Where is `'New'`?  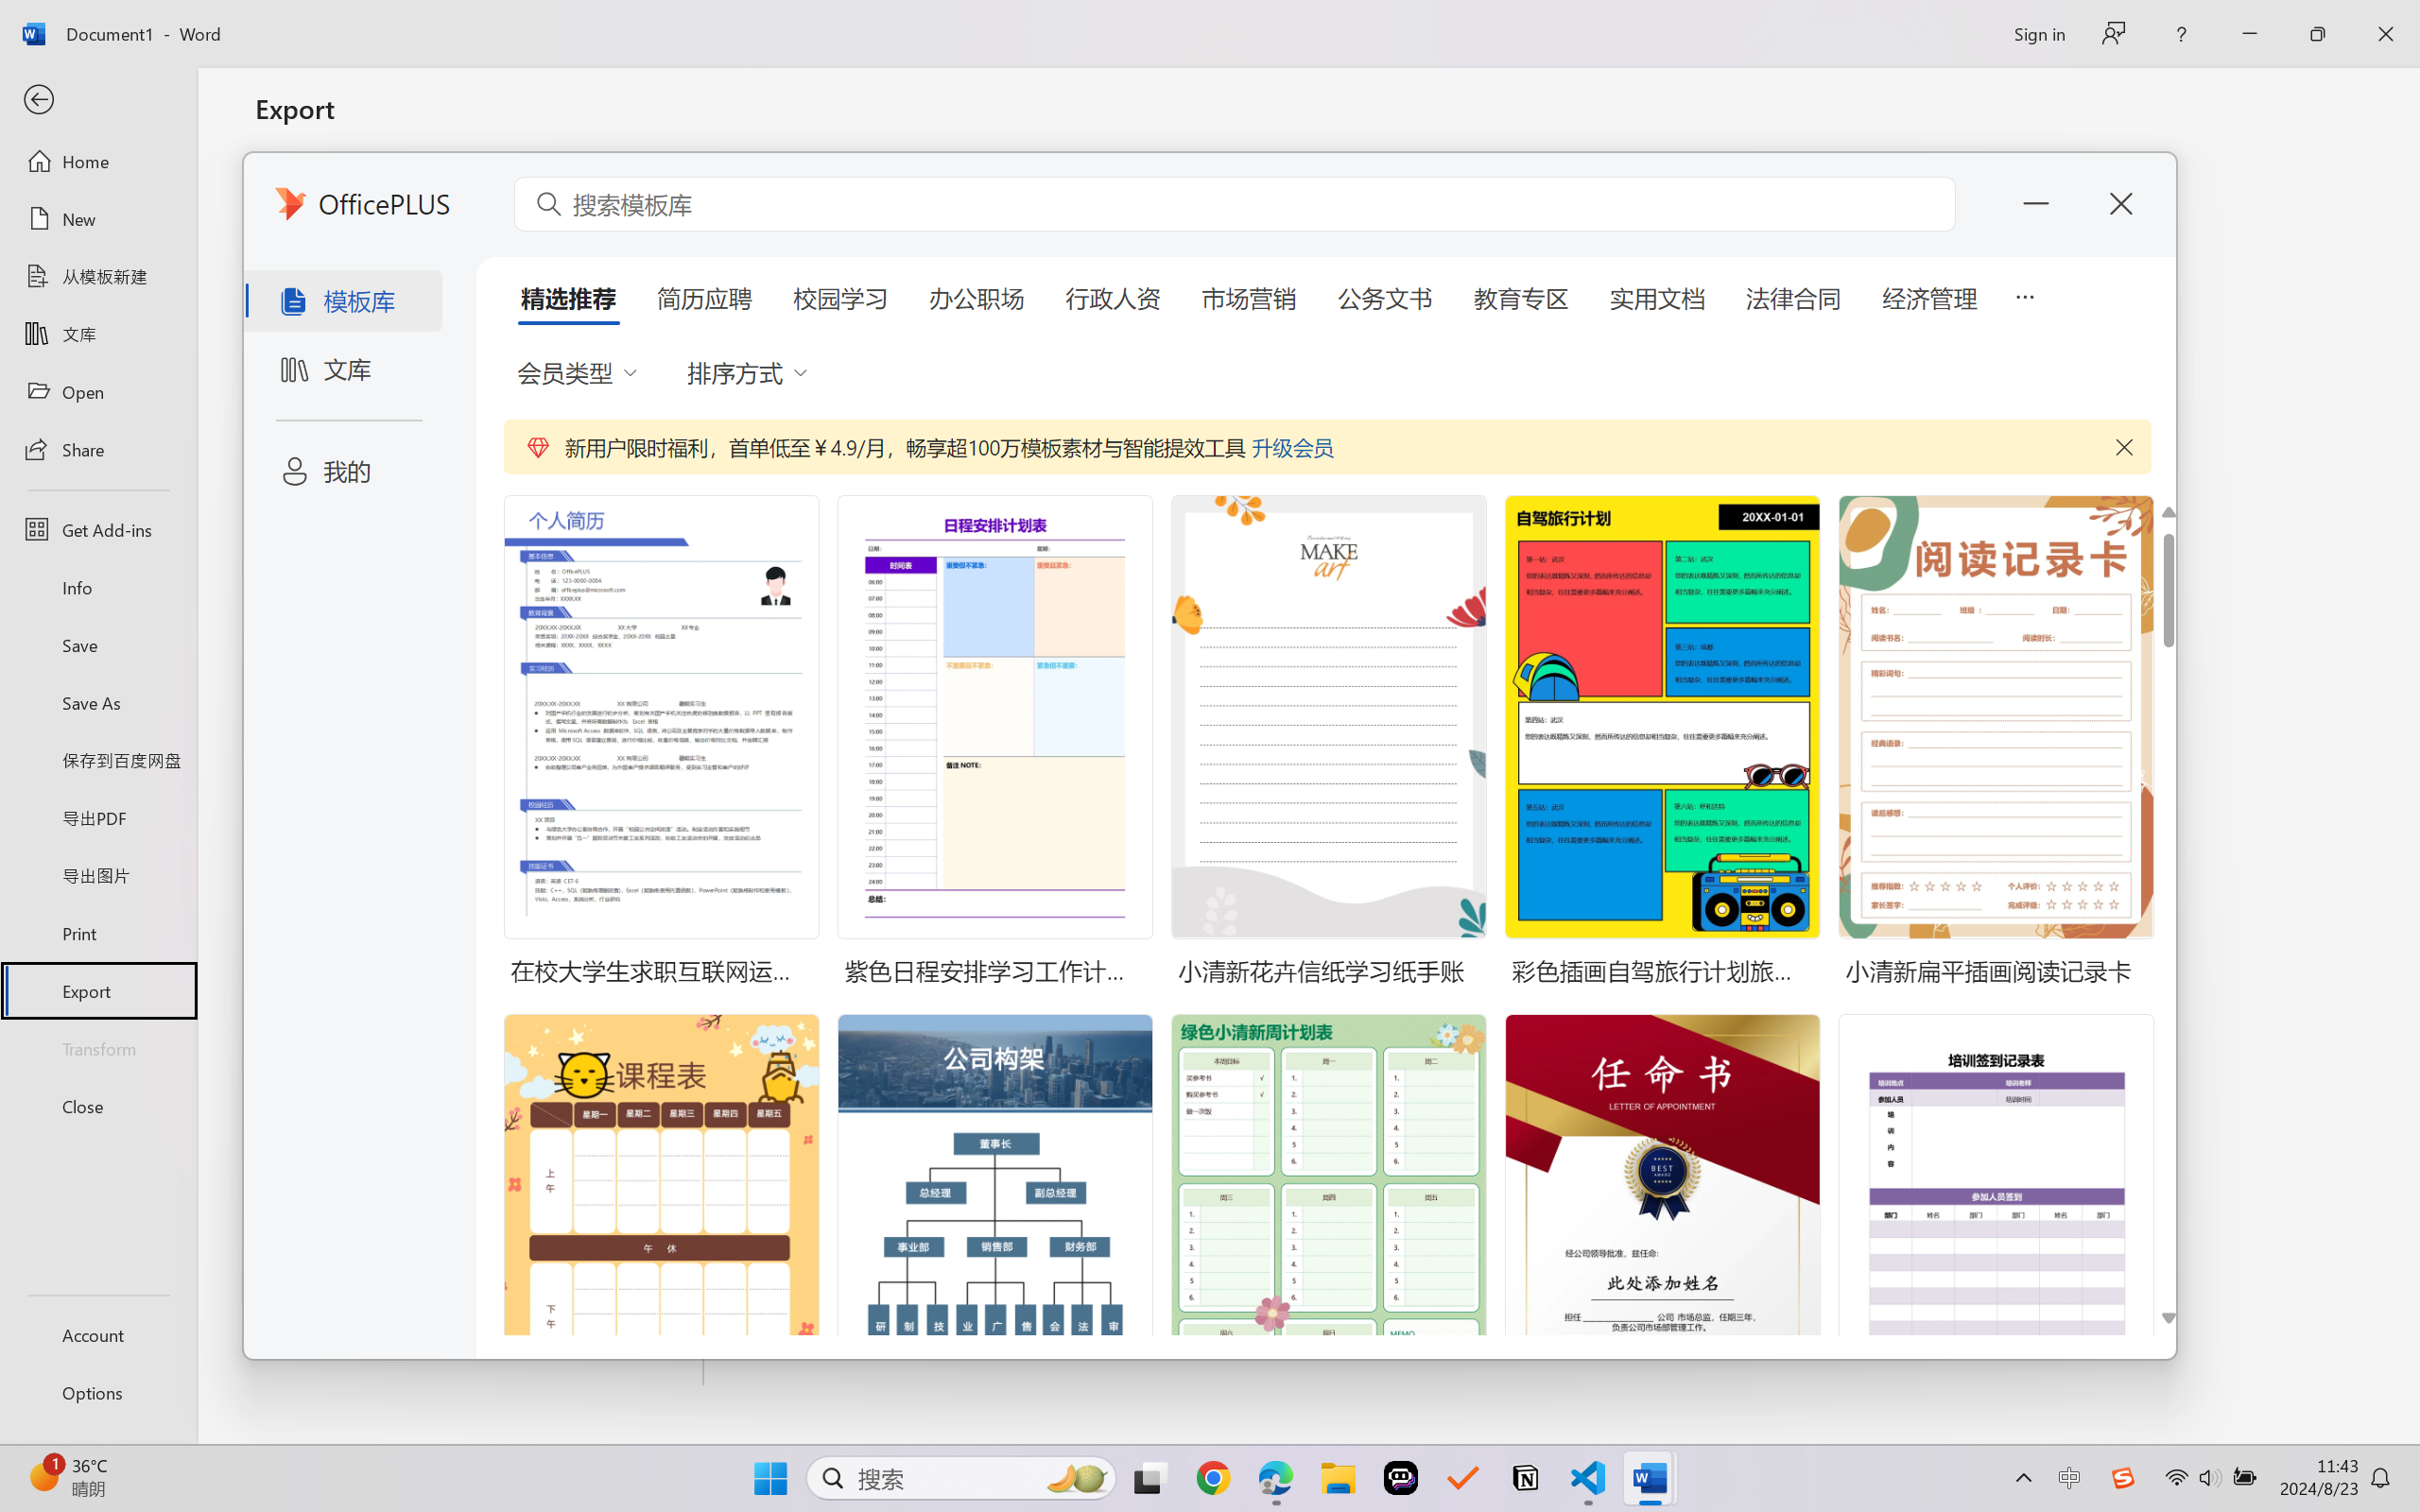
'New' is located at coordinates (97, 217).